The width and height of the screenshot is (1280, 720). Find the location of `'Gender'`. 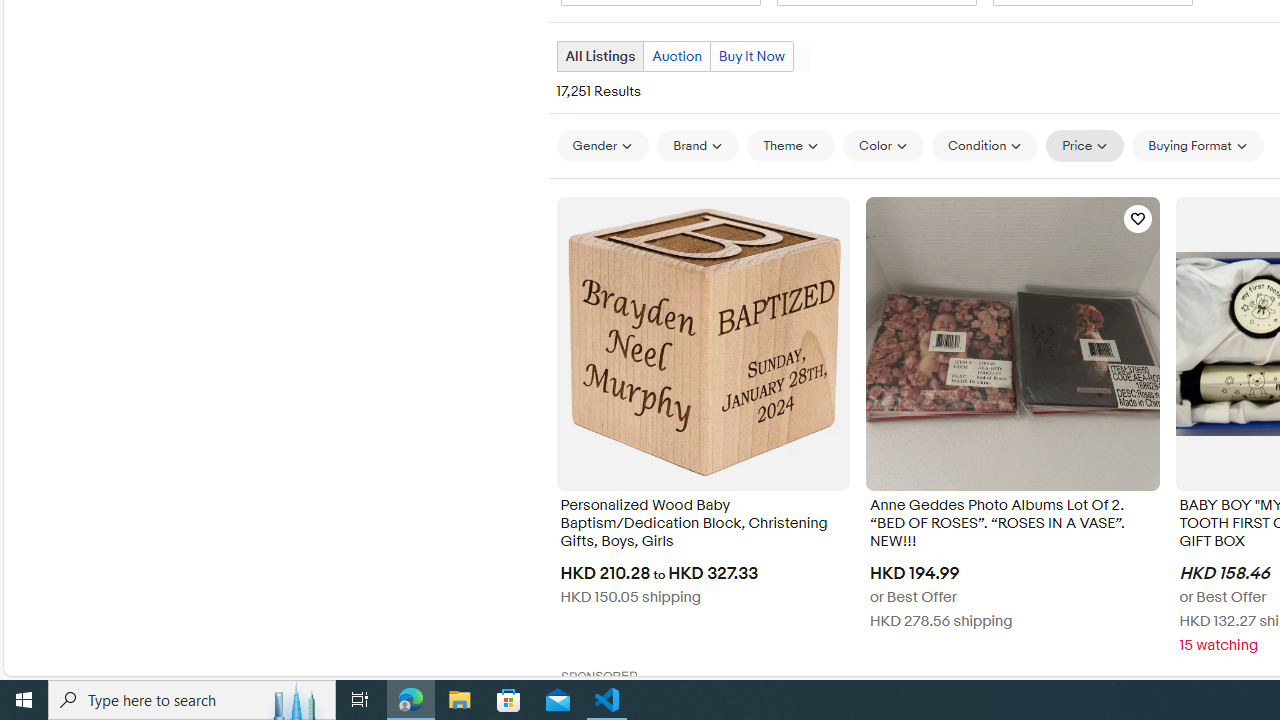

'Gender' is located at coordinates (601, 144).